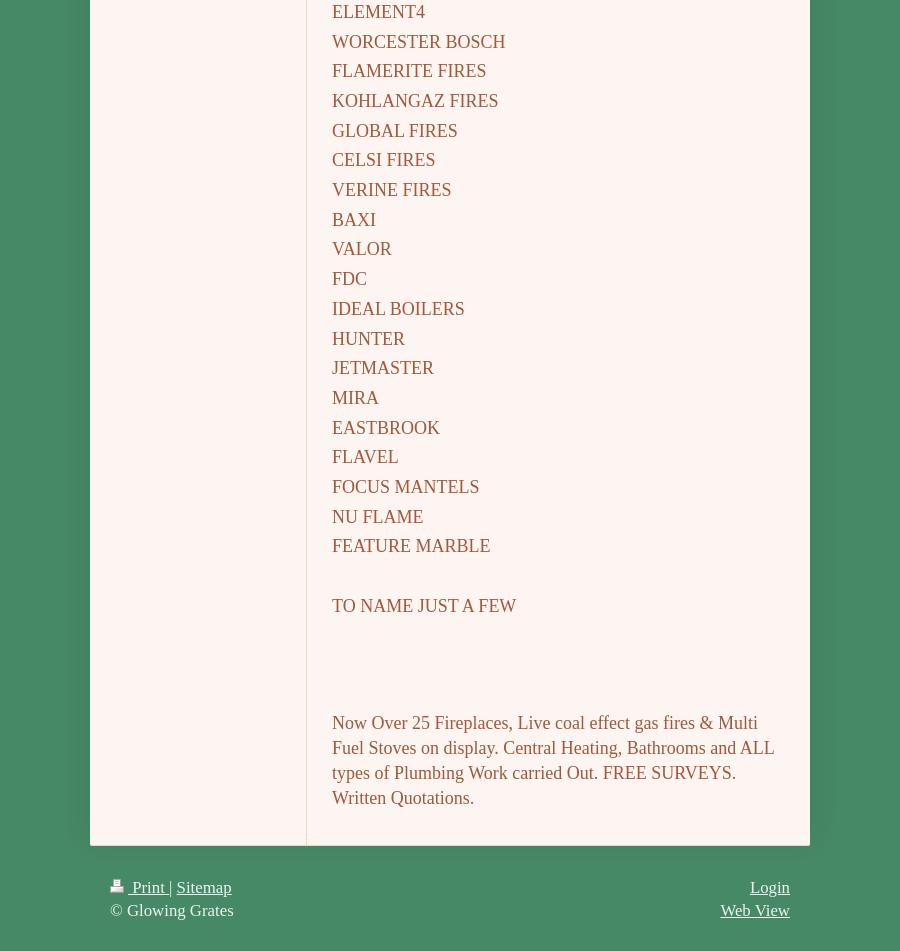  Describe the element at coordinates (331, 130) in the screenshot. I see `'GLOBAL FIRES'` at that location.